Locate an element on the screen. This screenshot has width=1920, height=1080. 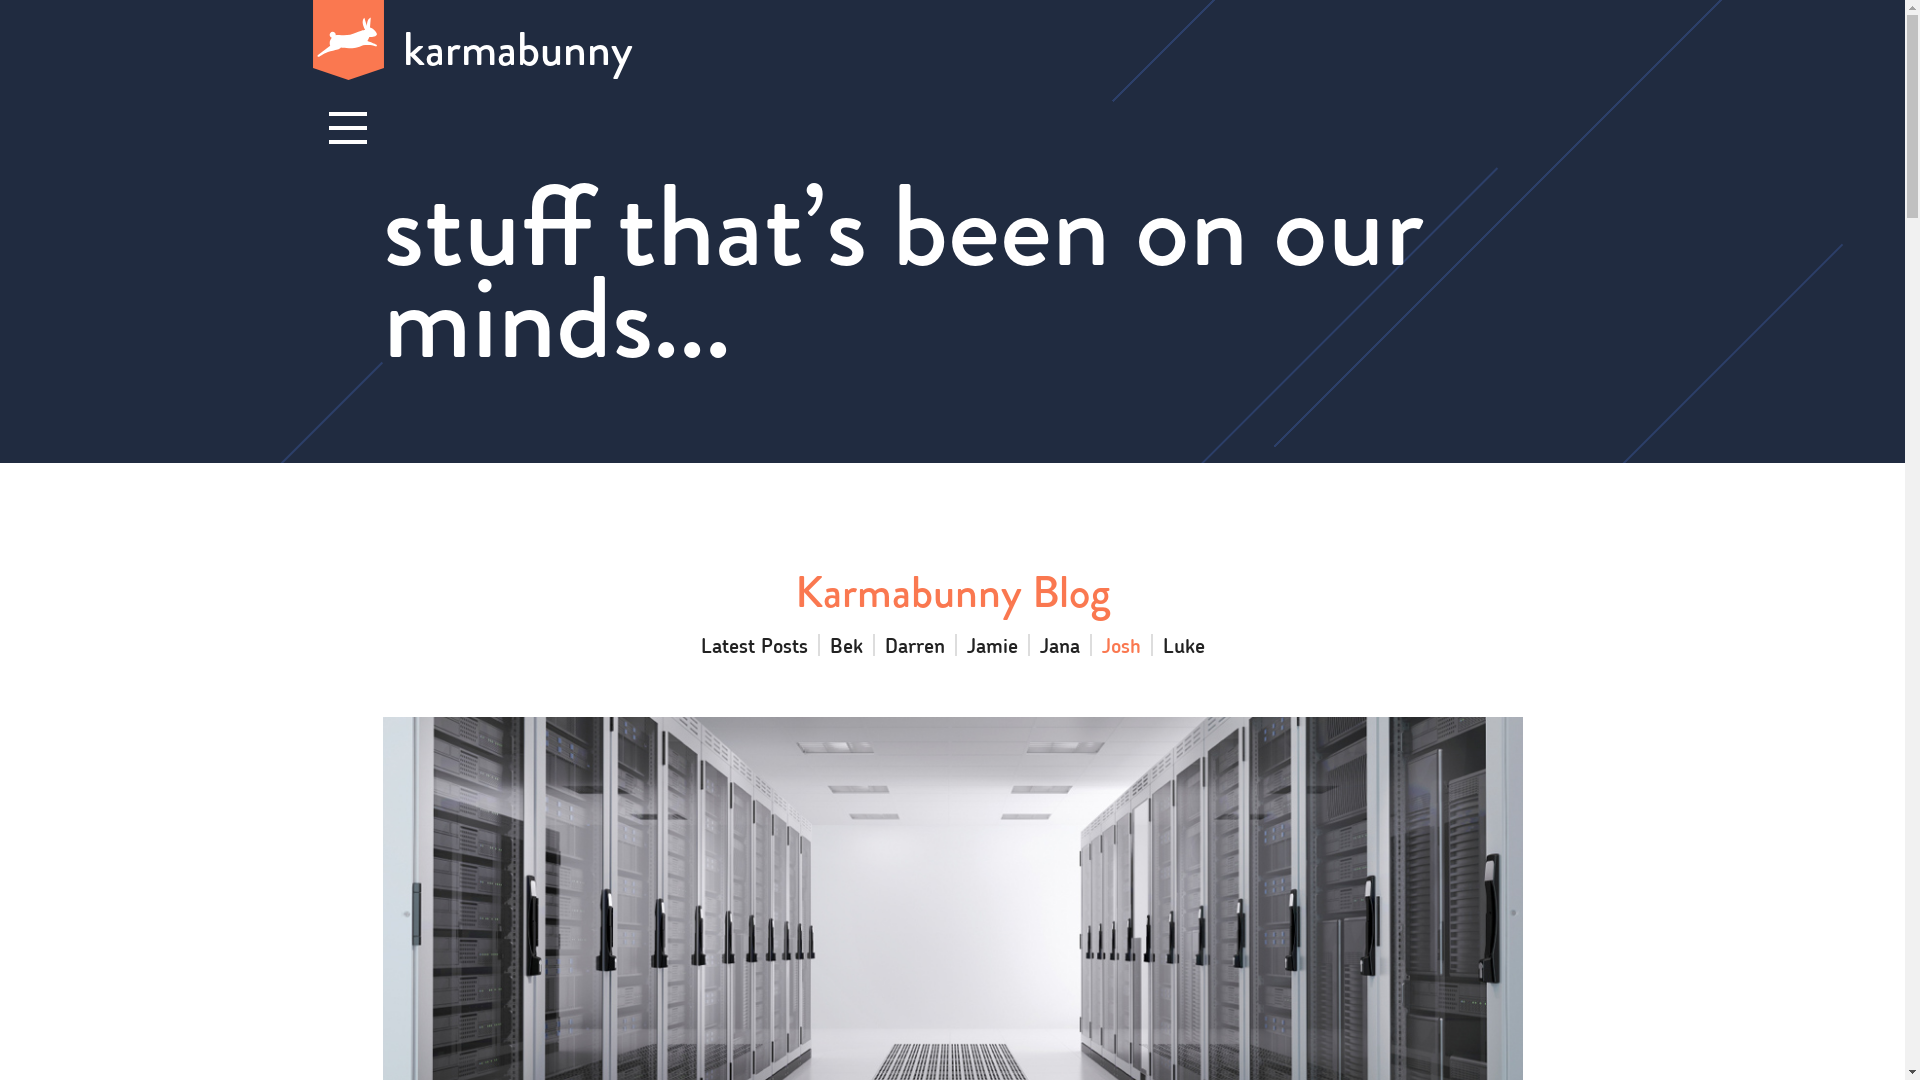
'Jana' is located at coordinates (1059, 644).